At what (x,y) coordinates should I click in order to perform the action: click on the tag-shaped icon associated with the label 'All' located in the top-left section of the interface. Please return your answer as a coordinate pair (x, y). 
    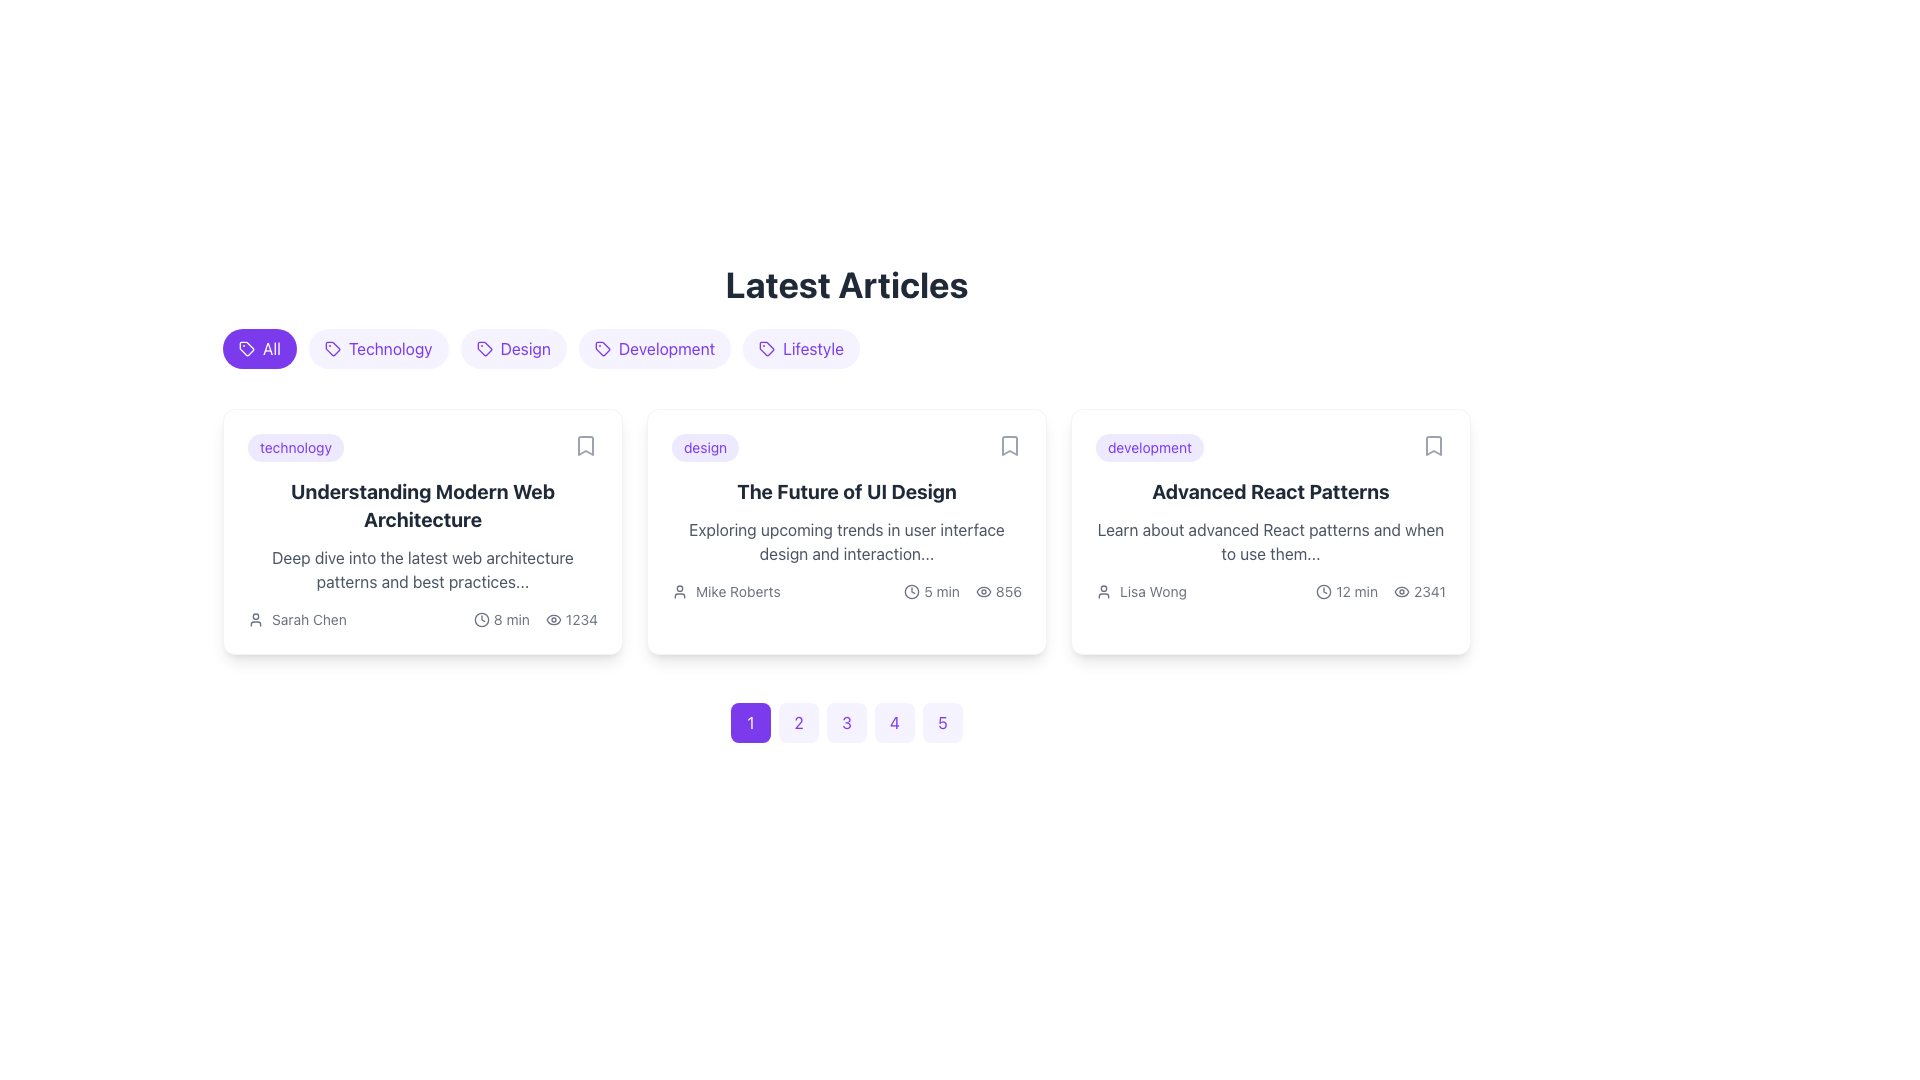
    Looking at the image, I should click on (245, 347).